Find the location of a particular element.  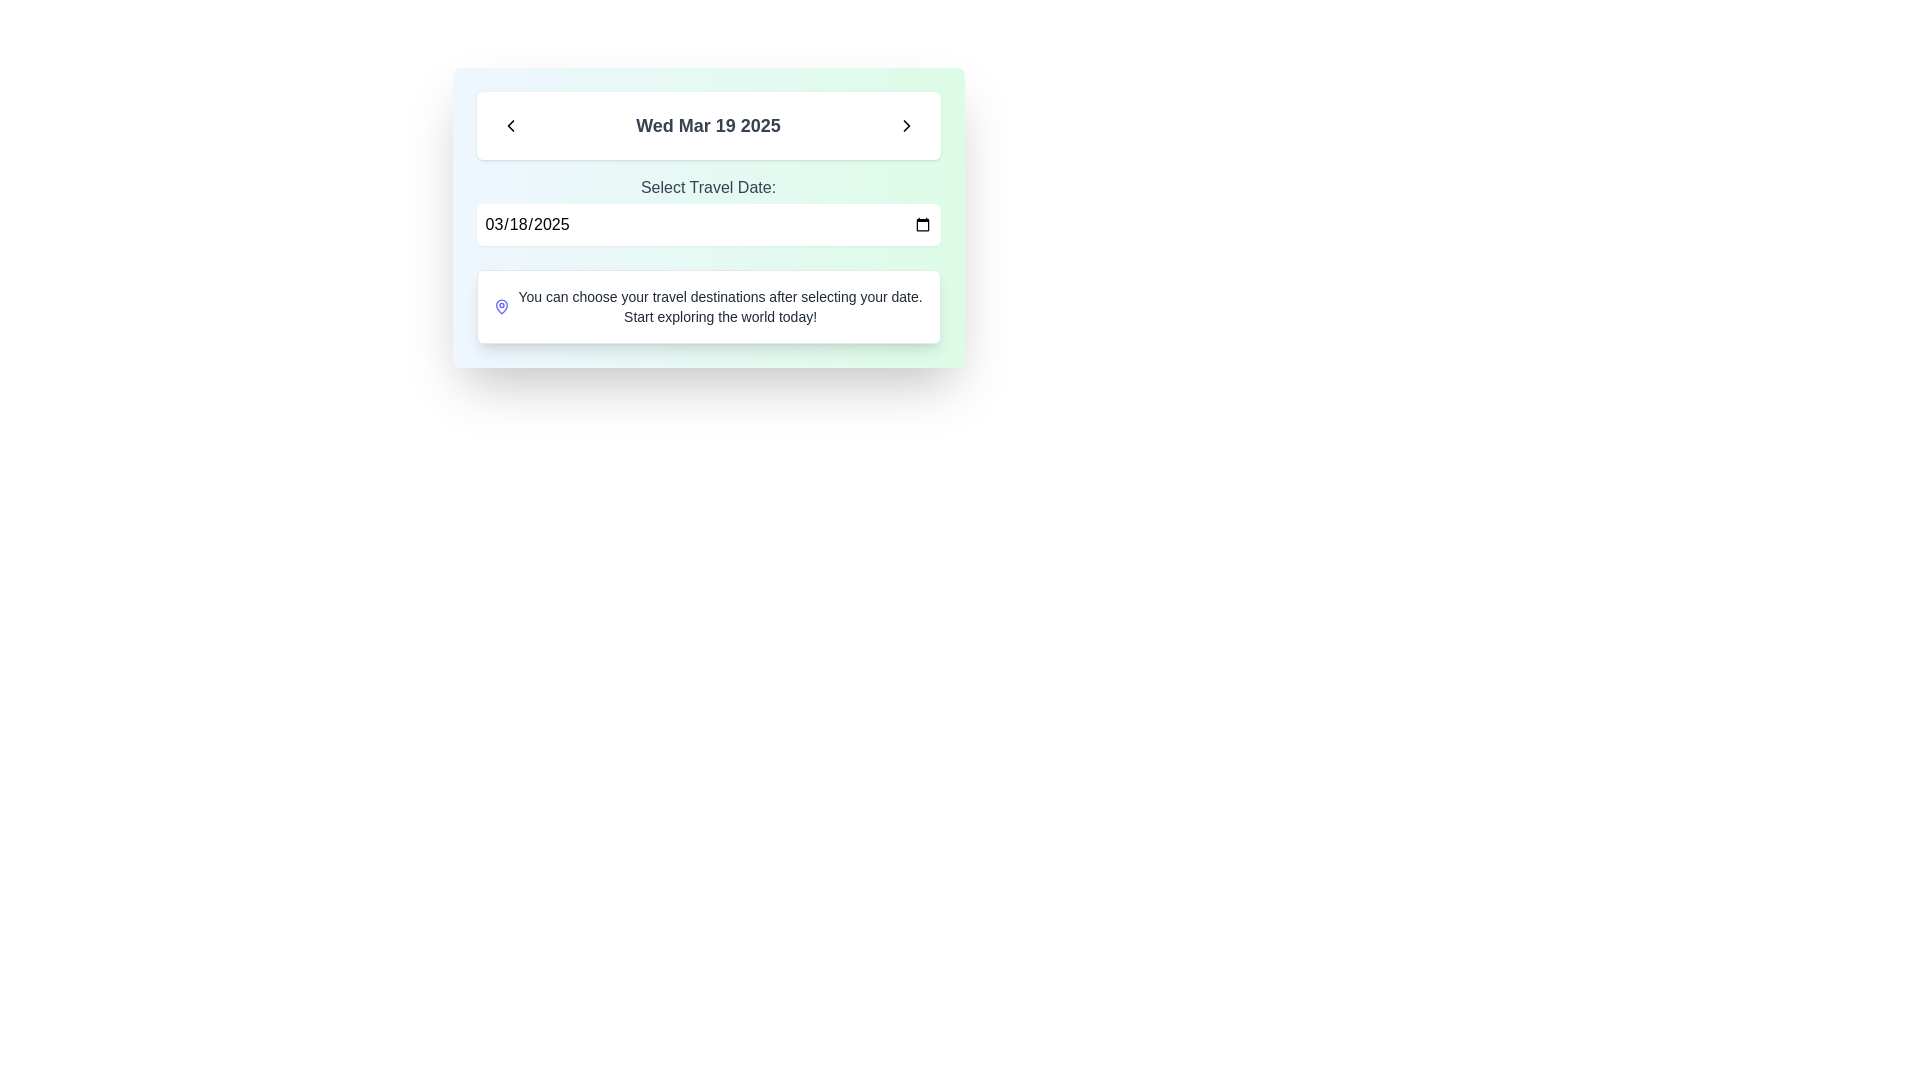

text content that represents a selected date in the date-picker interface, located centrally between navigational arrow icons is located at coordinates (708, 126).